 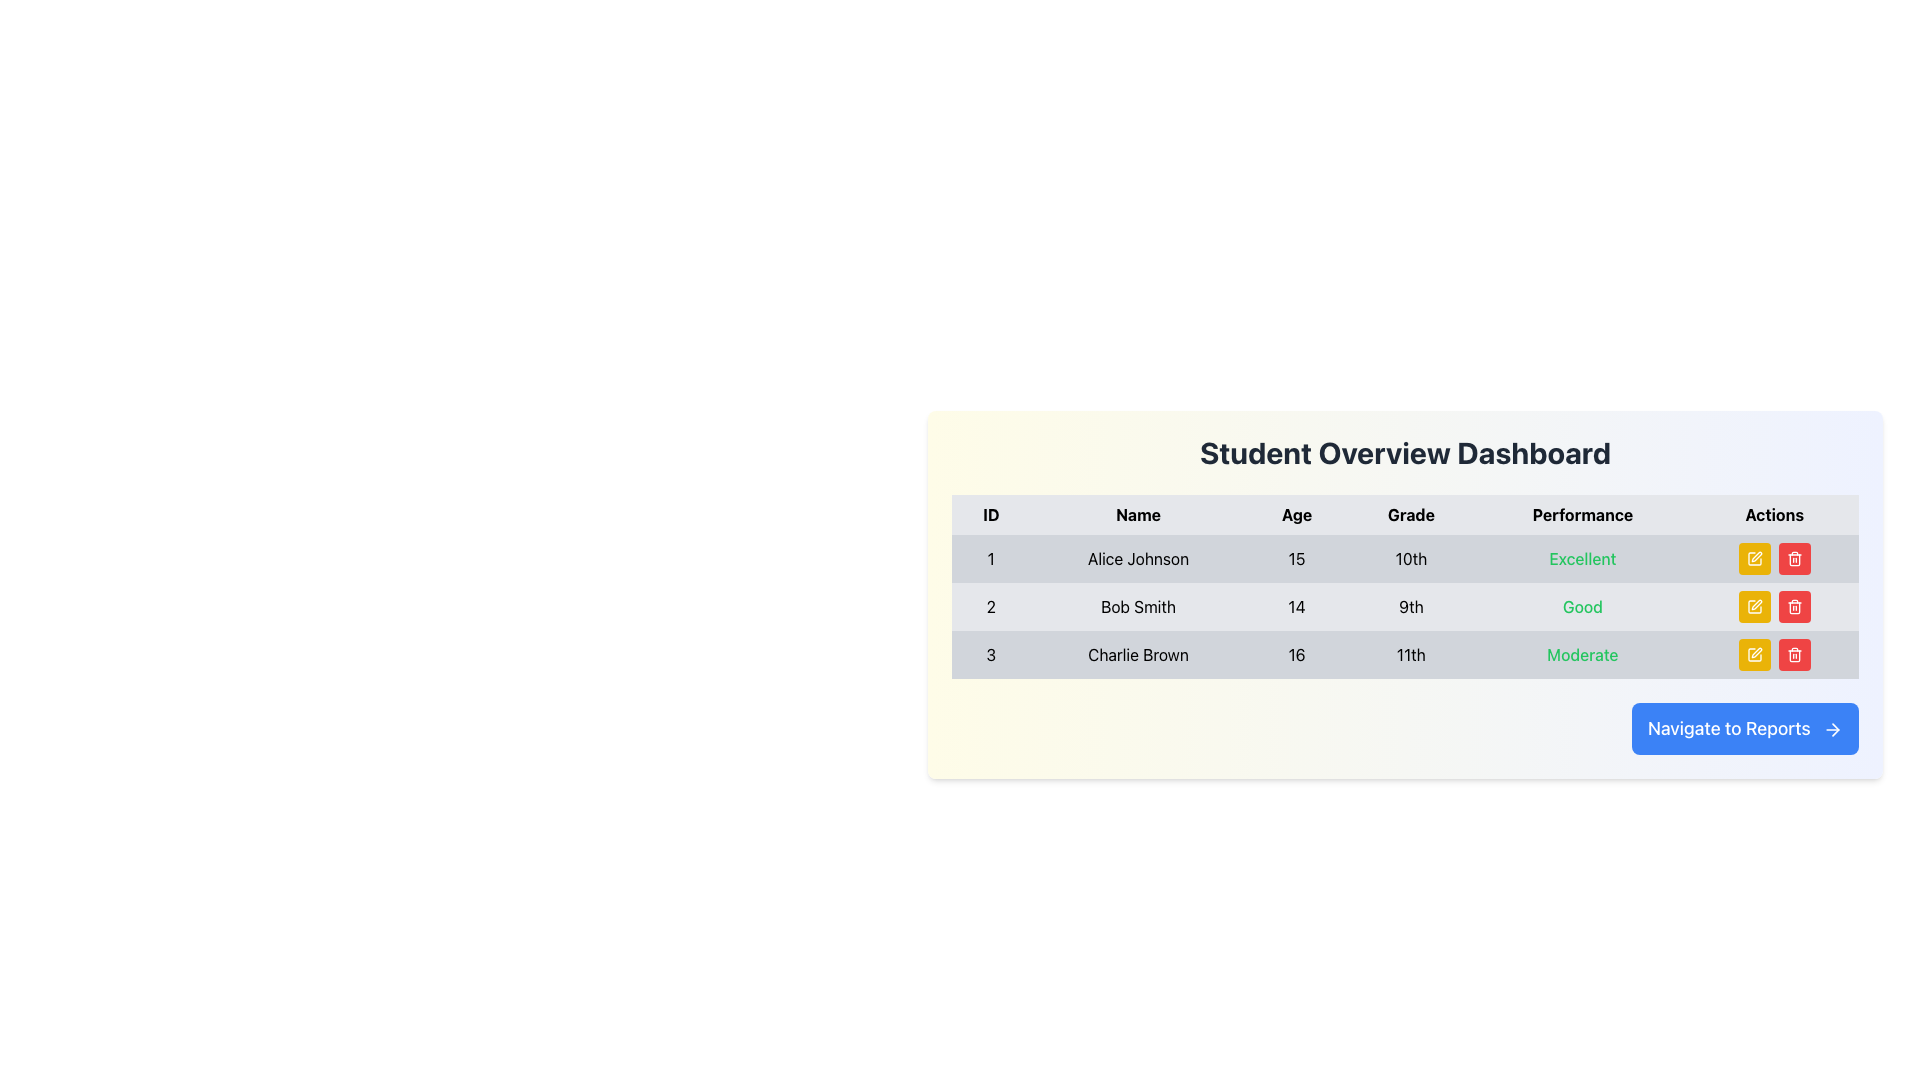 What do you see at coordinates (1753, 605) in the screenshot?
I see `the edit icon (a pencil inside a square) located in the 'Actions' column of the second row for the student 'Bob Smith'` at bounding box center [1753, 605].